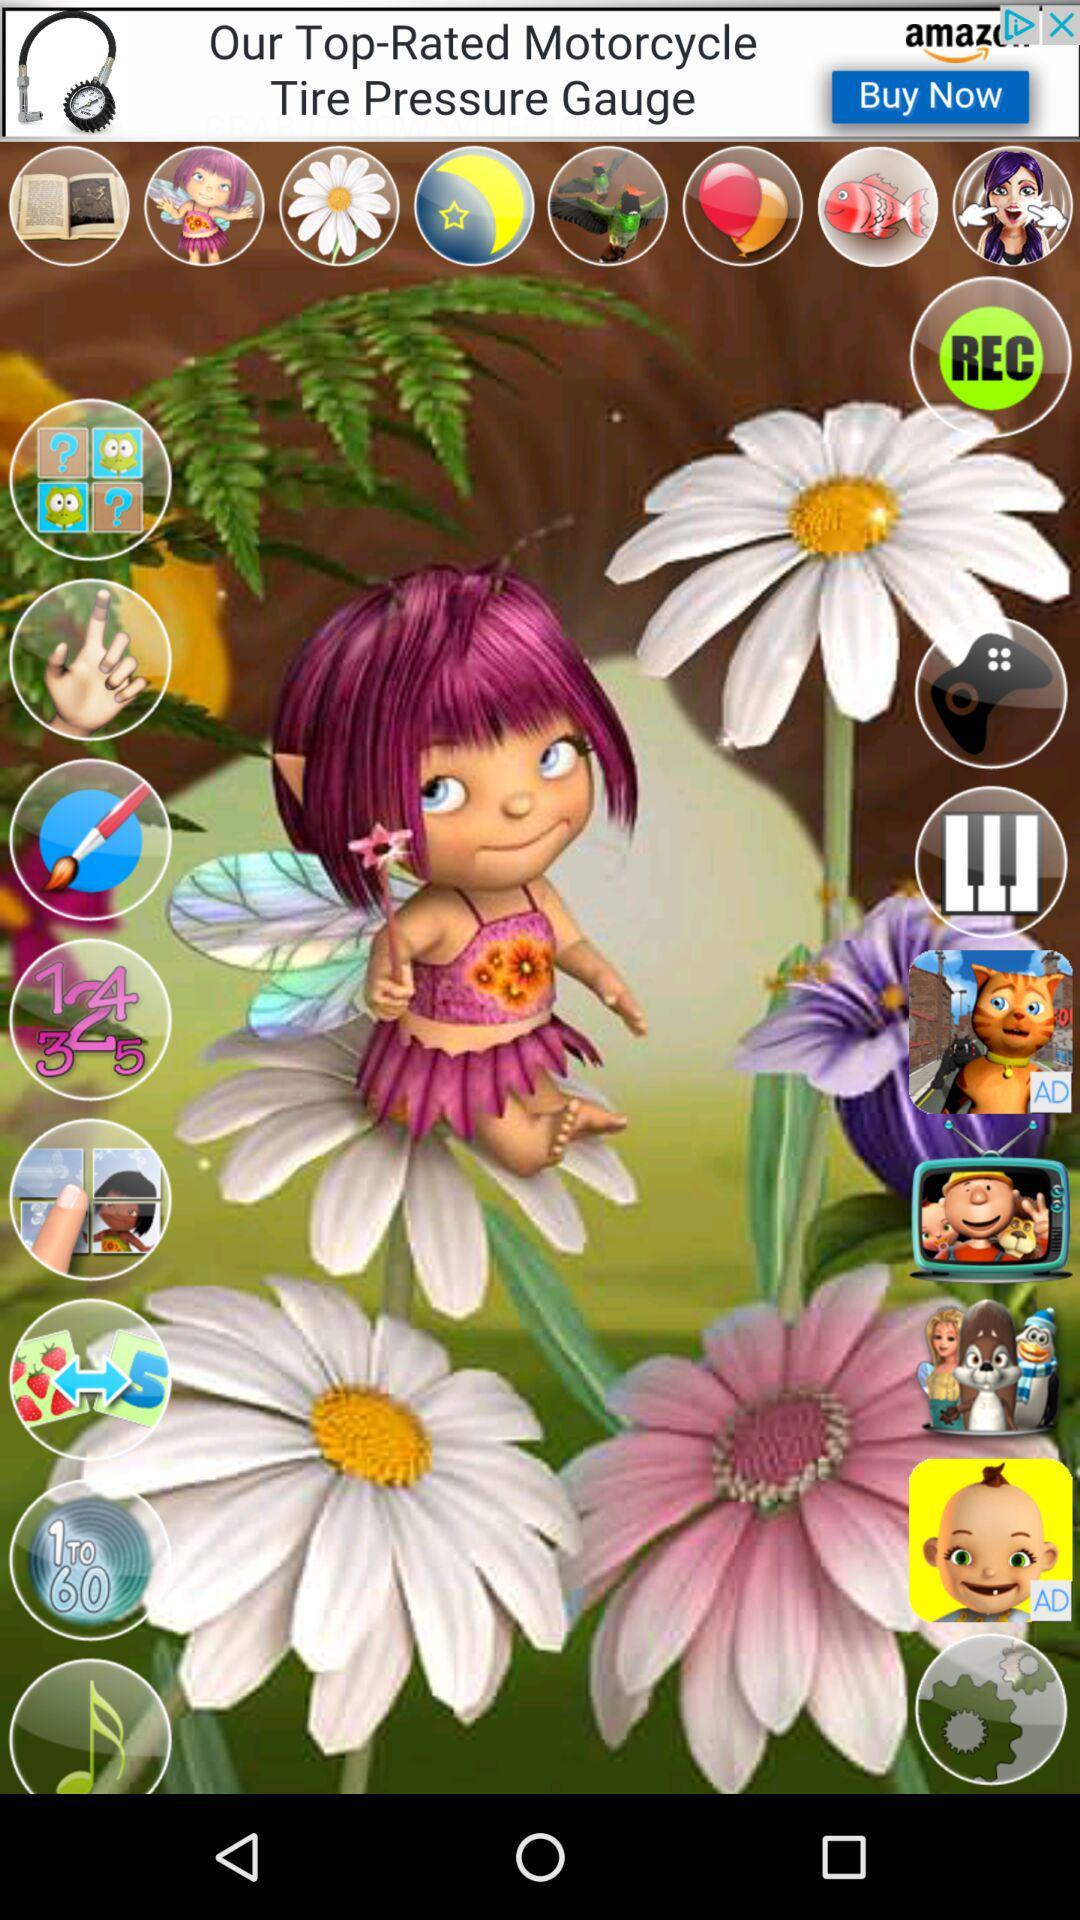 The width and height of the screenshot is (1080, 1920). Describe the element at coordinates (88, 1842) in the screenshot. I see `the music icon` at that location.